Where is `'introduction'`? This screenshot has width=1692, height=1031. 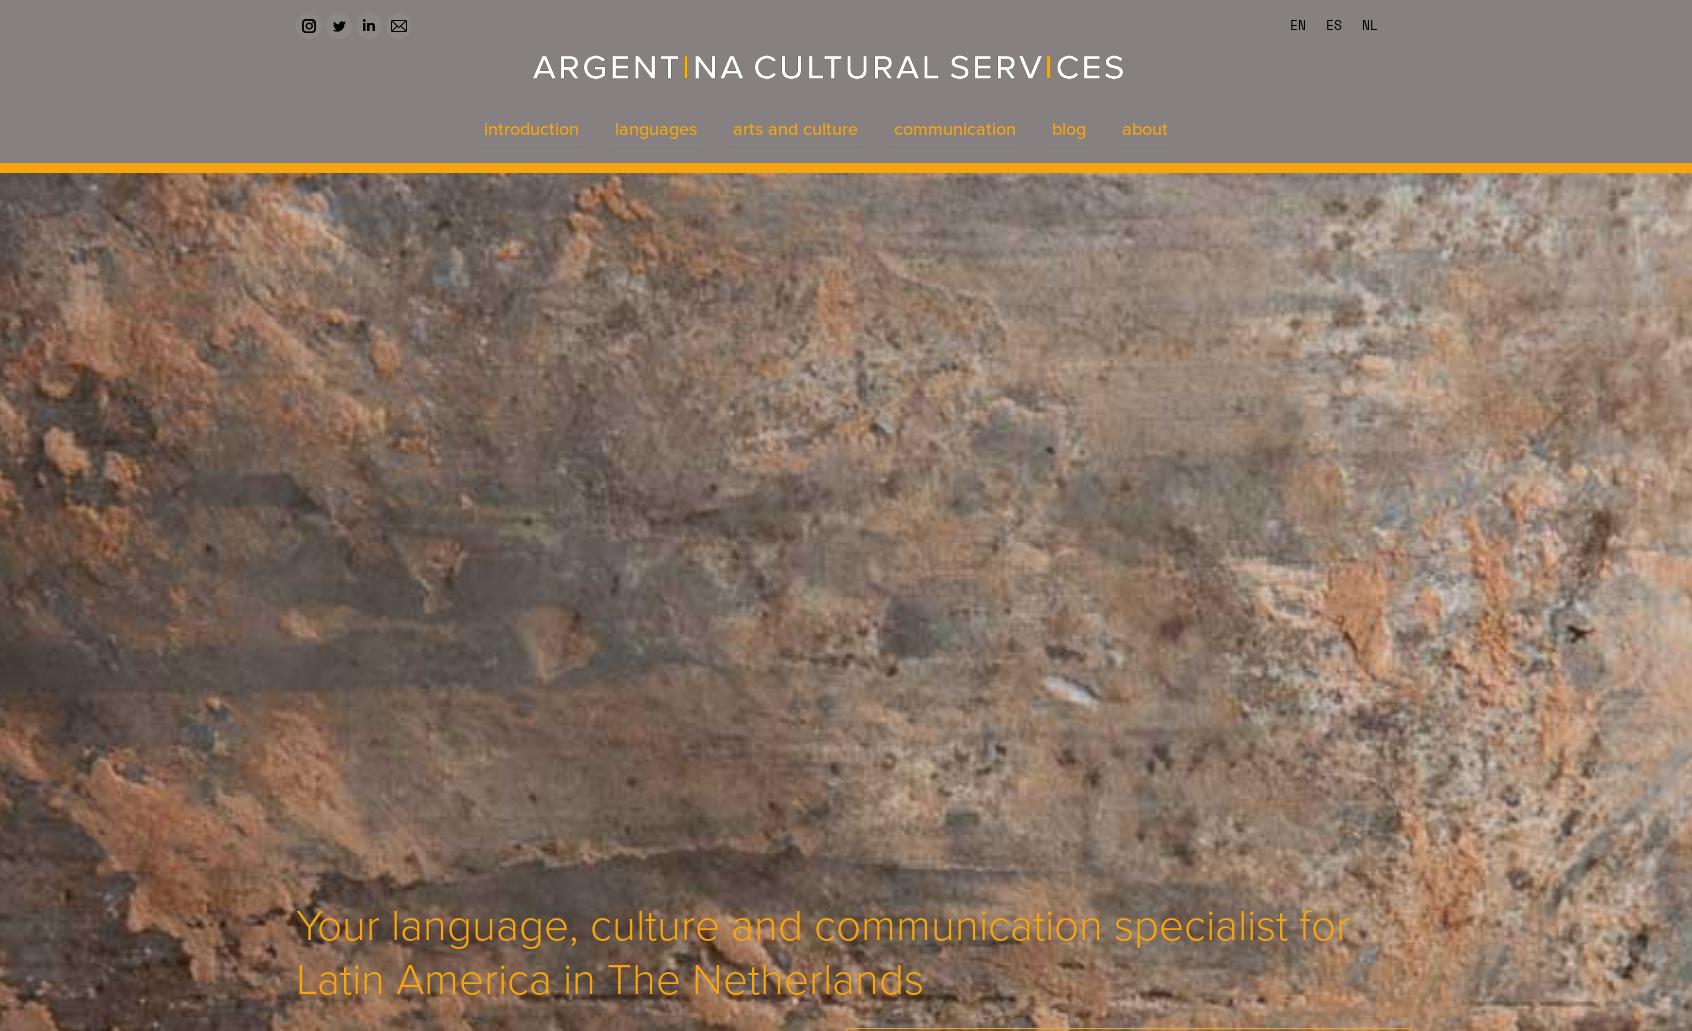 'introduction' is located at coordinates (531, 127).